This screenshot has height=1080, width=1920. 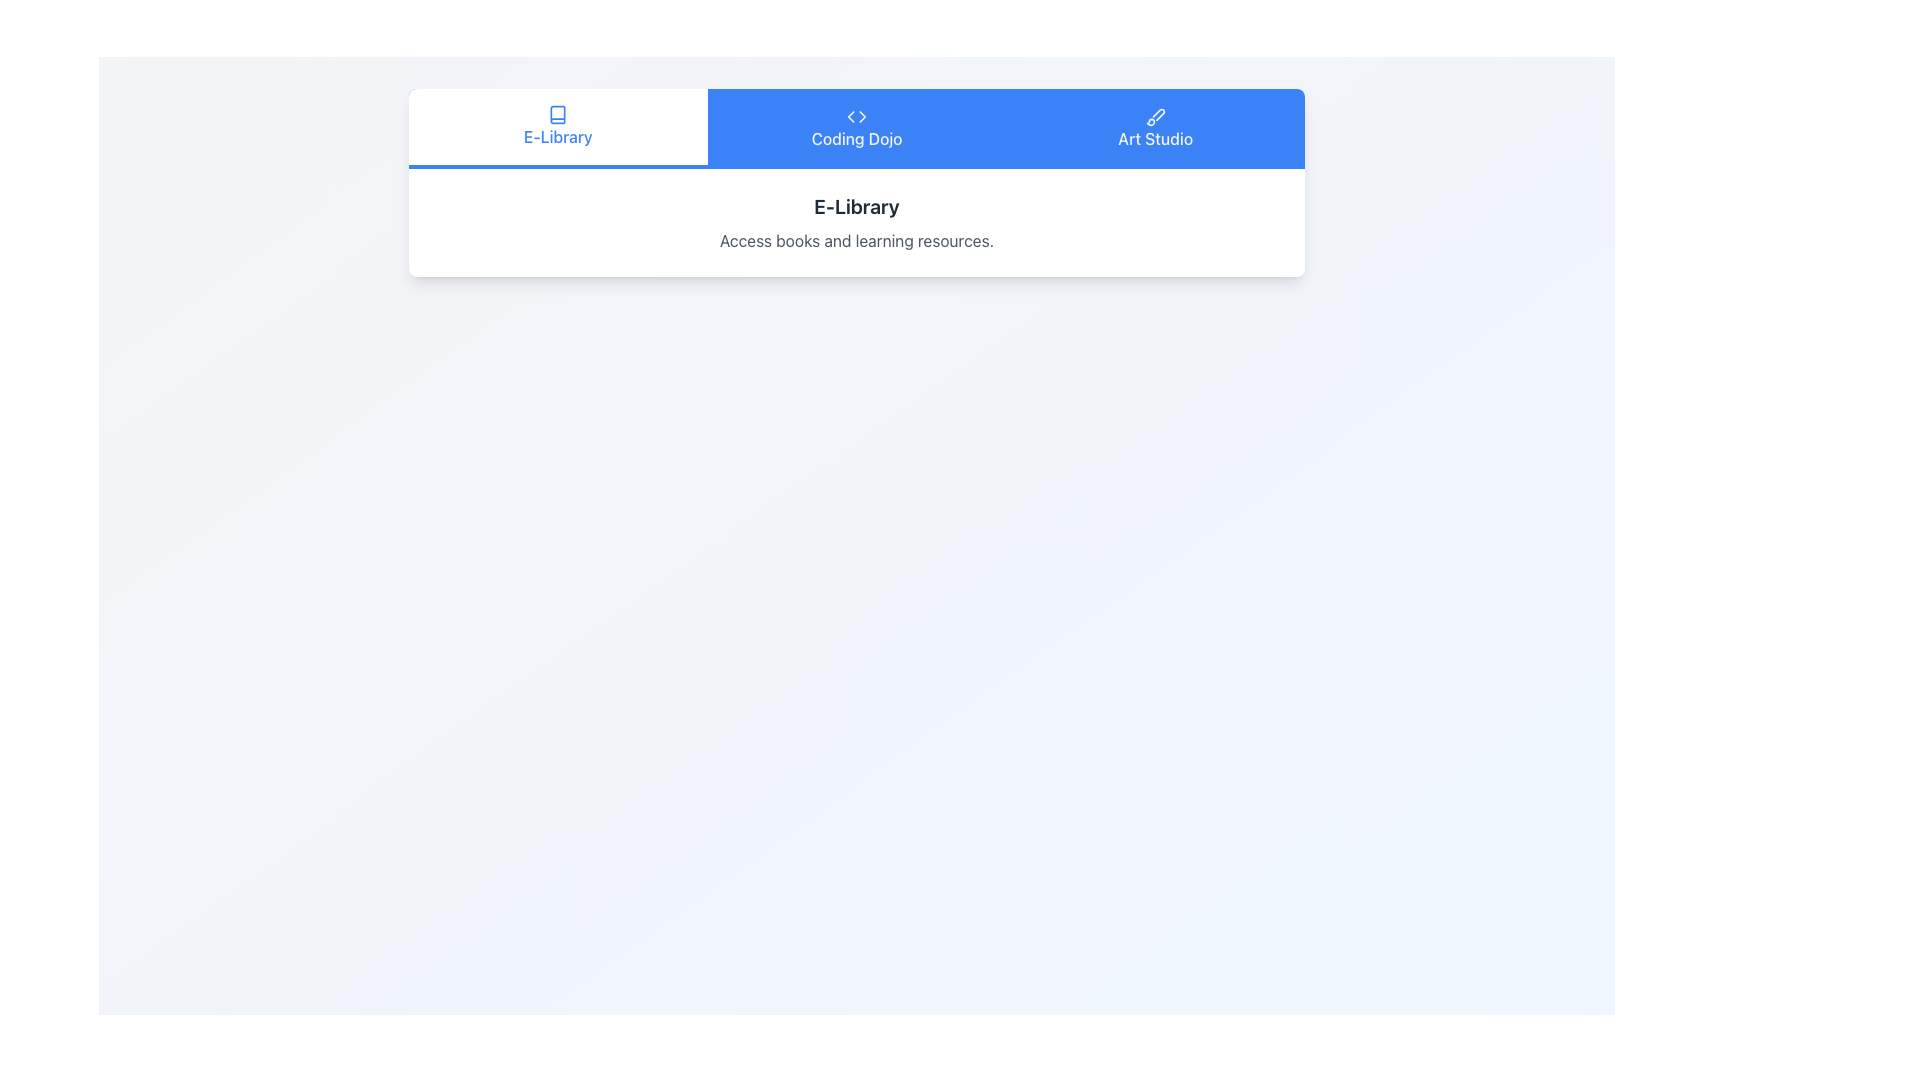 I want to click on the 'Coding Dojo' text label, which is styled in white font and centered within a blue rectangular background on the navigation bar, so click(x=857, y=137).